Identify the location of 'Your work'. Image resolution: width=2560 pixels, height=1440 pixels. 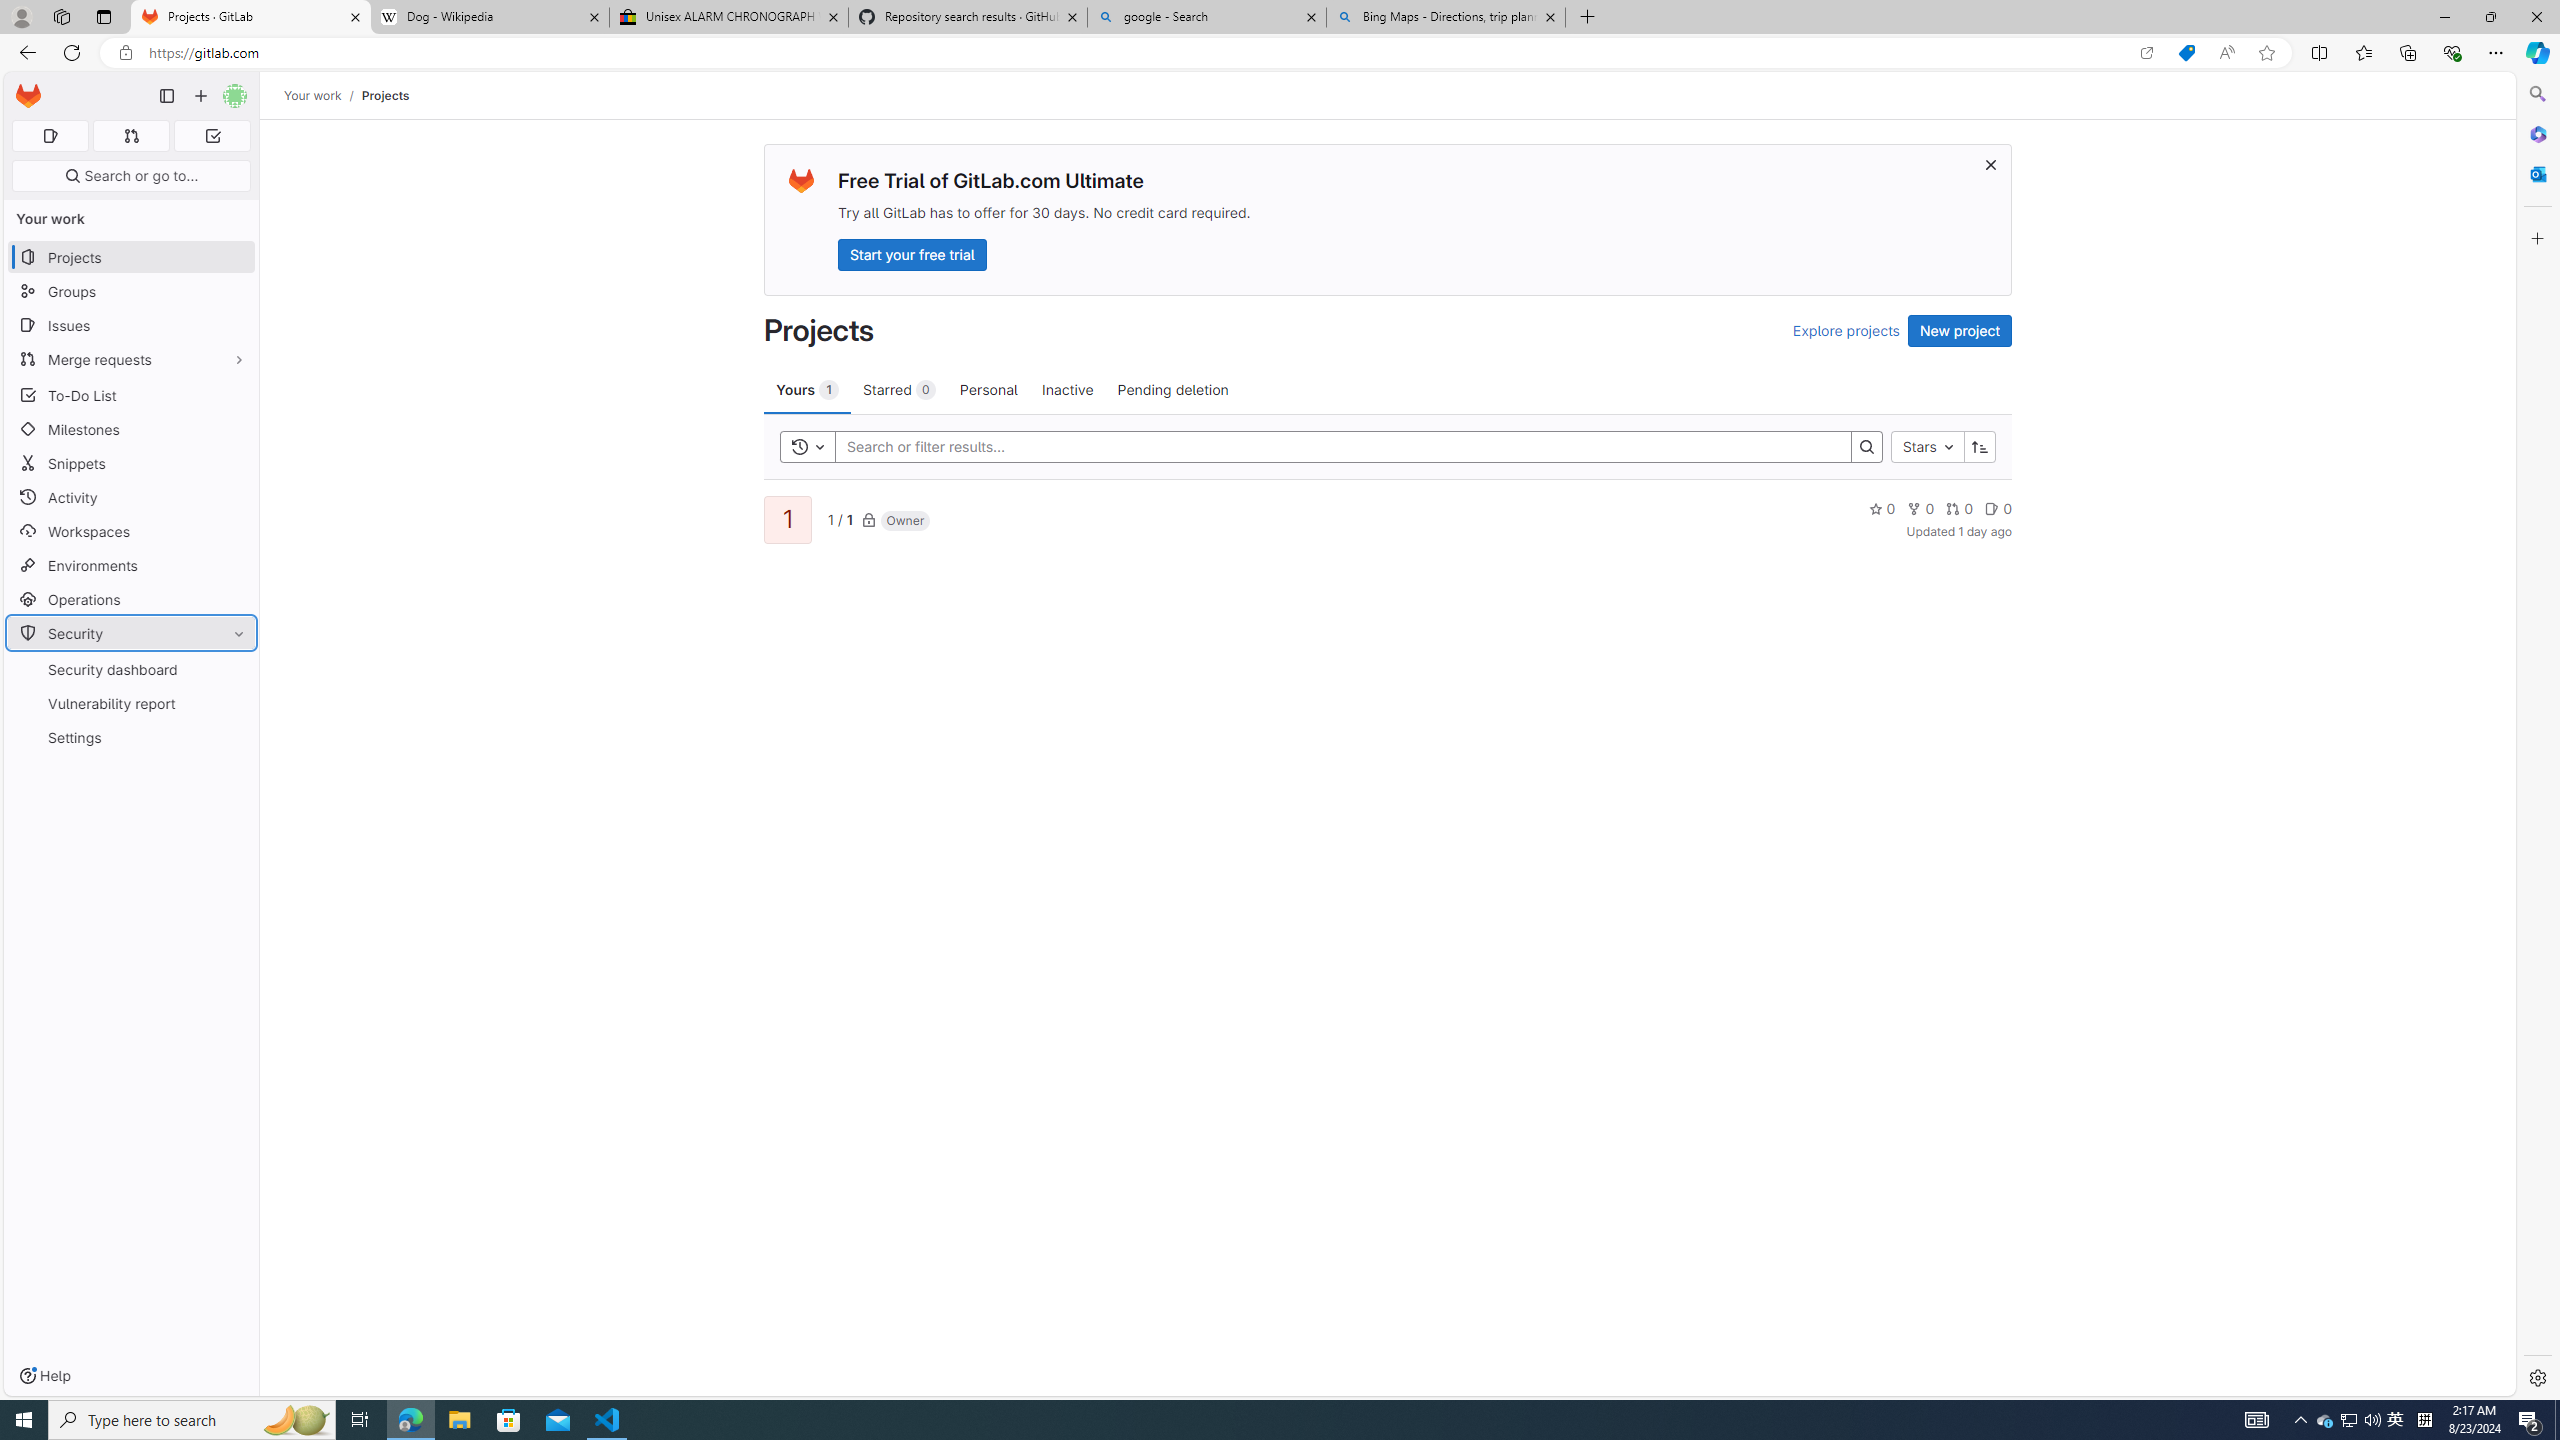
(313, 95).